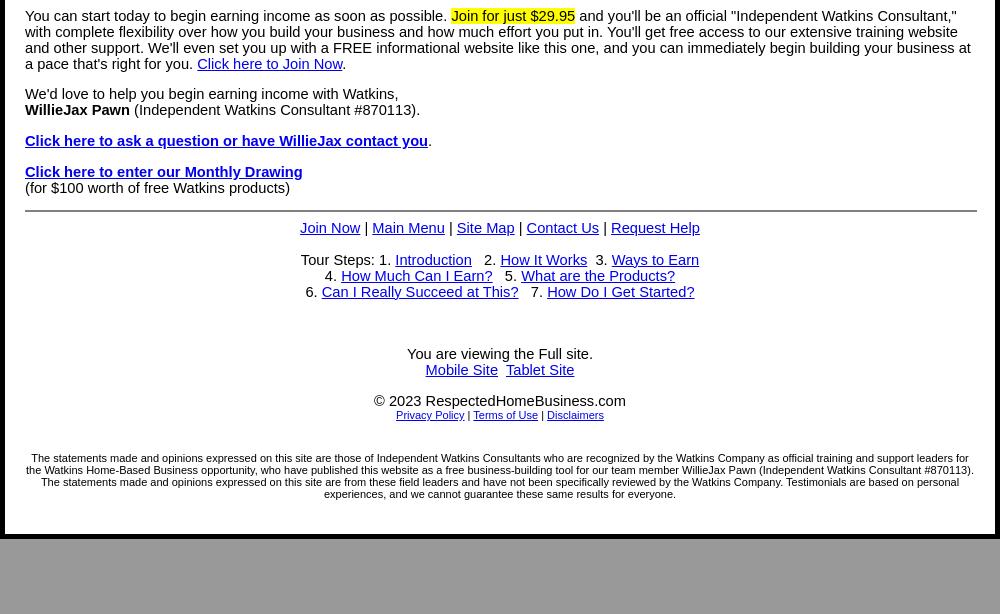 Image resolution: width=1000 pixels, height=614 pixels. What do you see at coordinates (455, 225) in the screenshot?
I see `'Site Map'` at bounding box center [455, 225].